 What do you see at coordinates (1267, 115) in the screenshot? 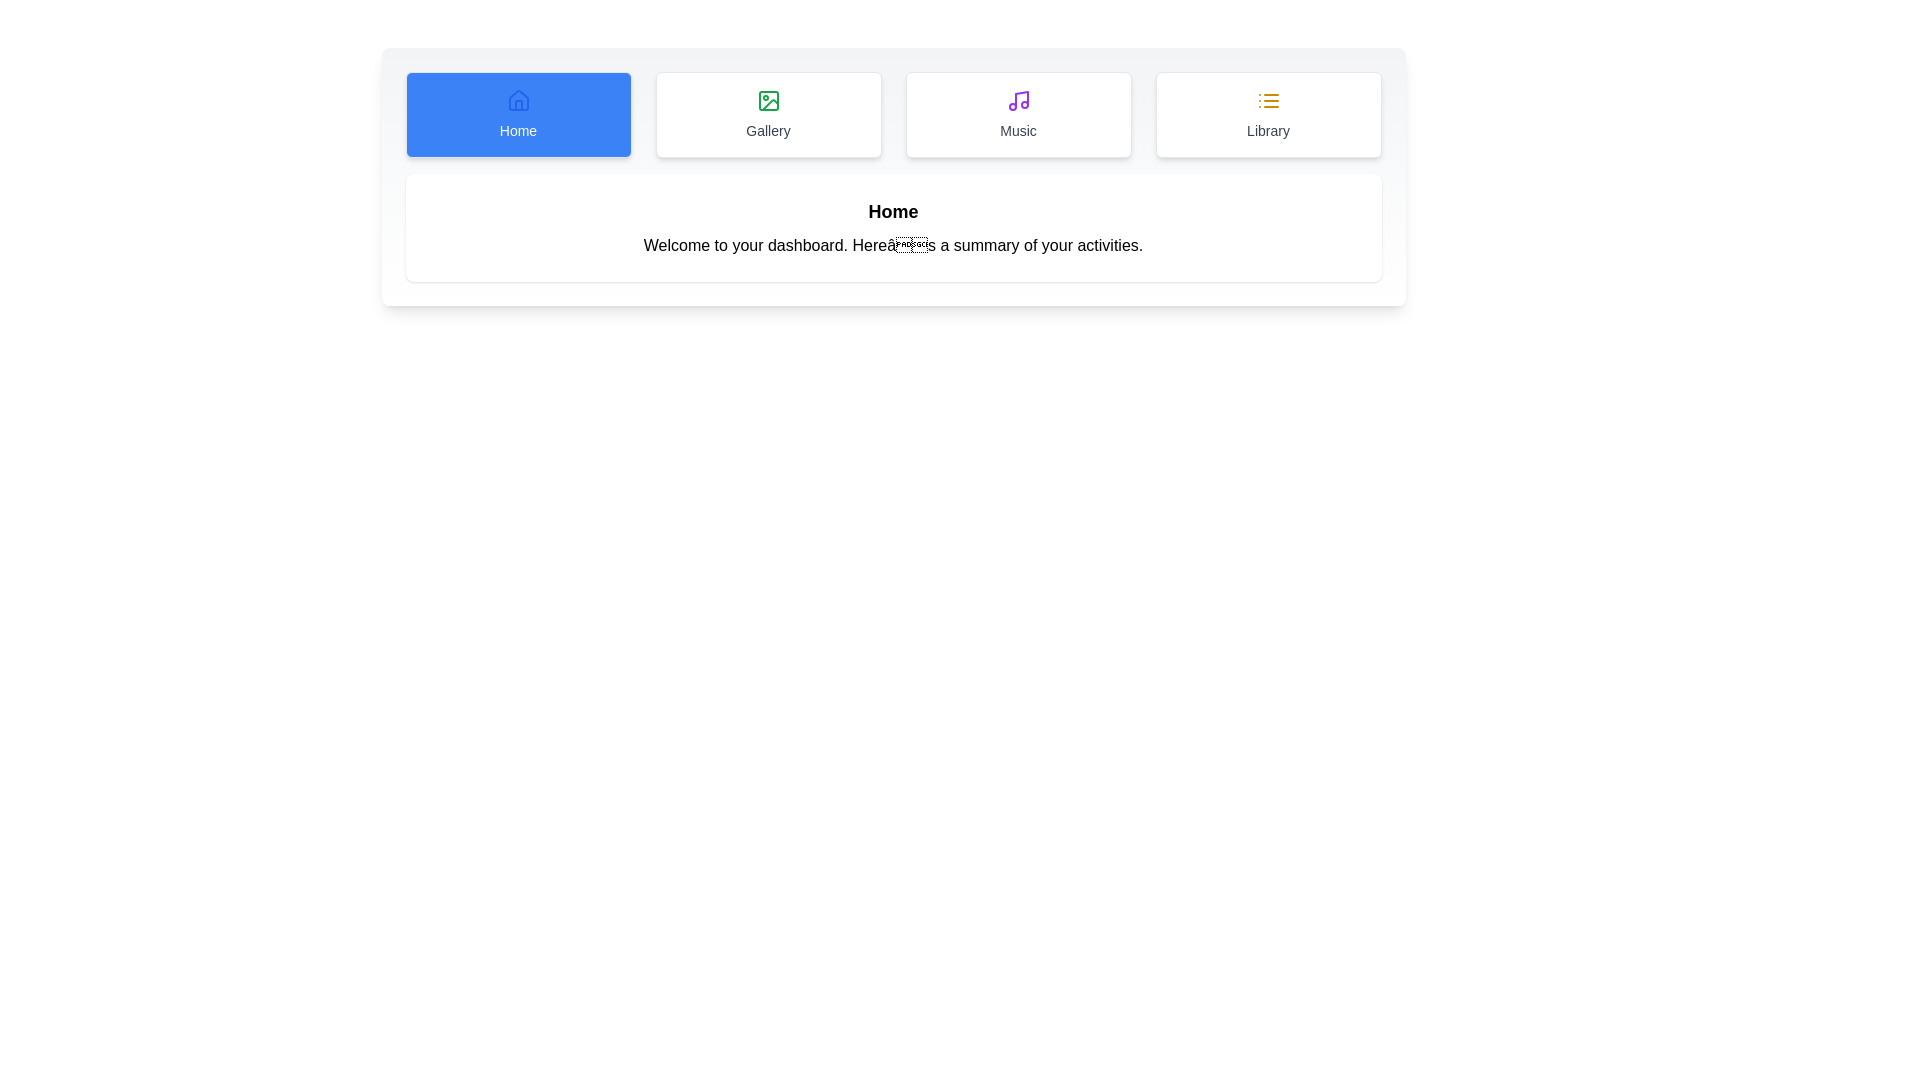
I see `the button labeled Library to observe its hover effect` at bounding box center [1267, 115].